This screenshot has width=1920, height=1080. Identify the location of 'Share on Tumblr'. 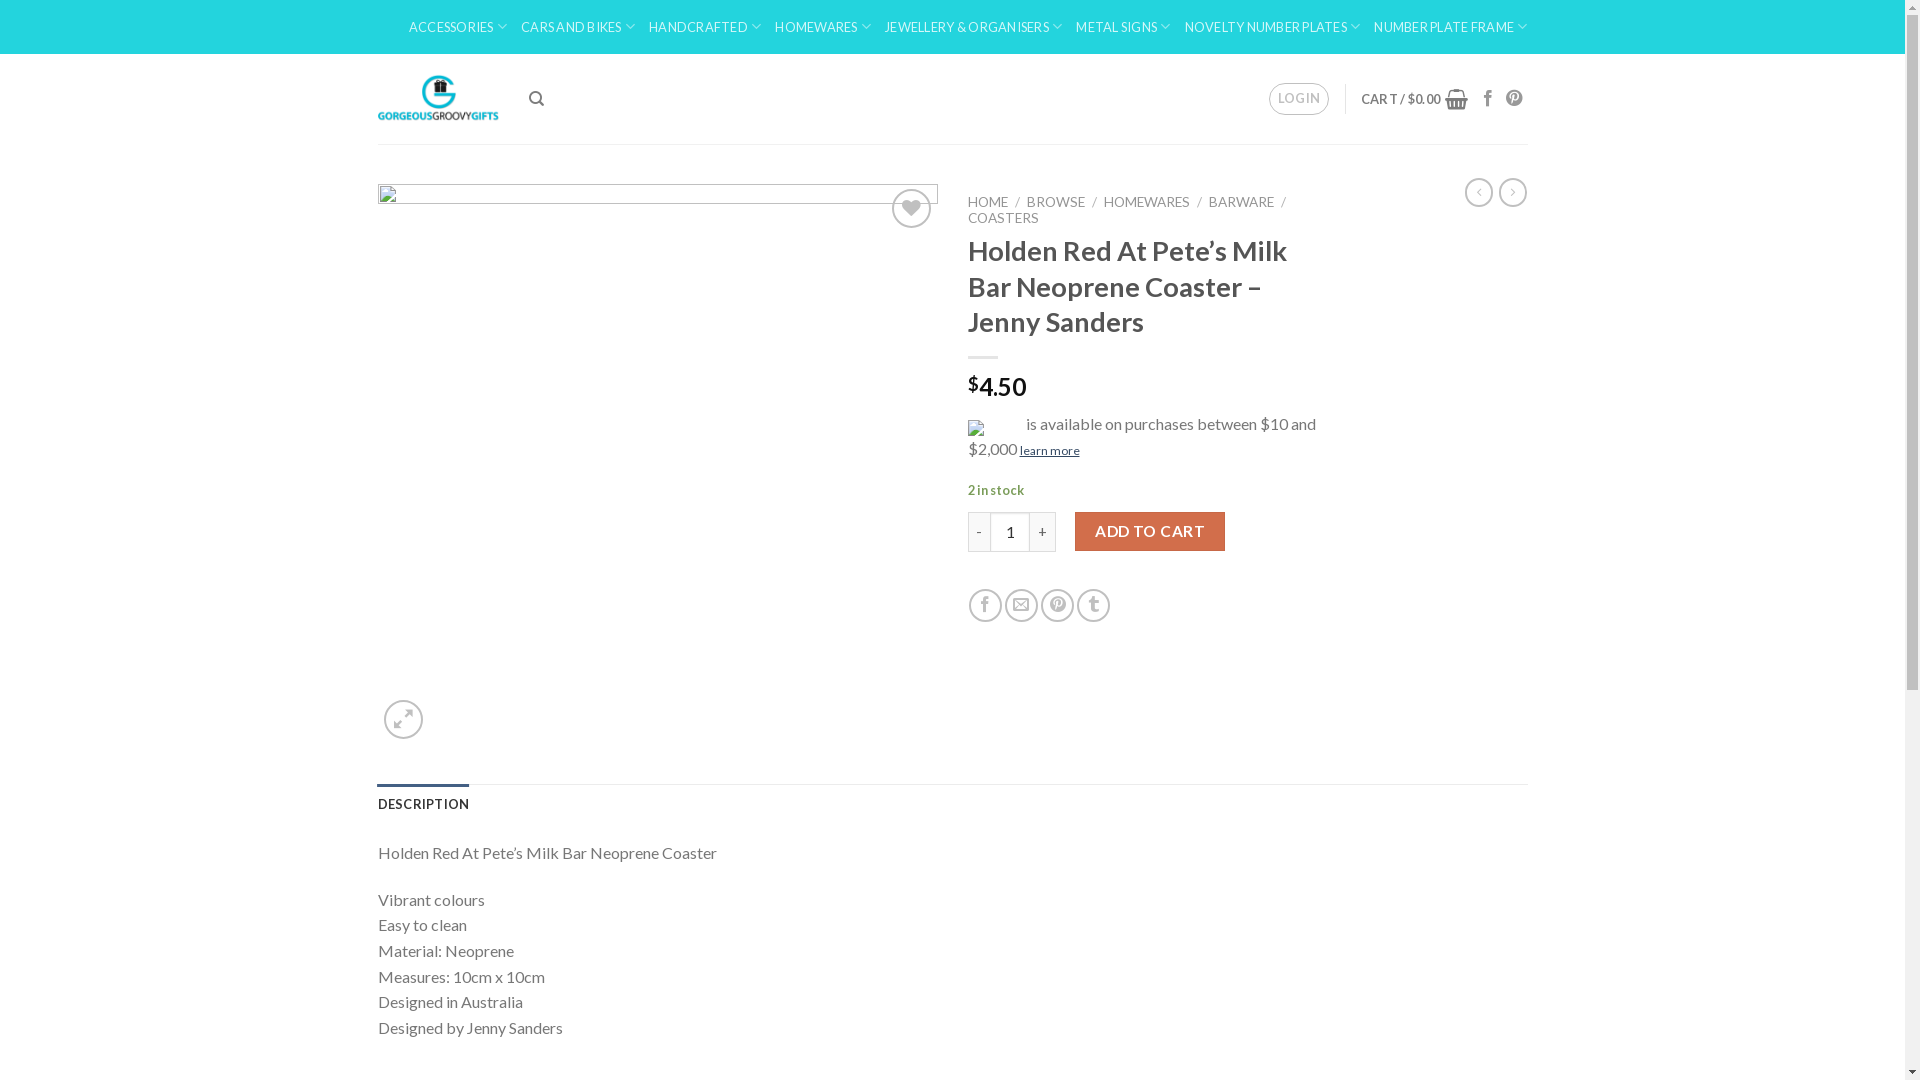
(1092, 604).